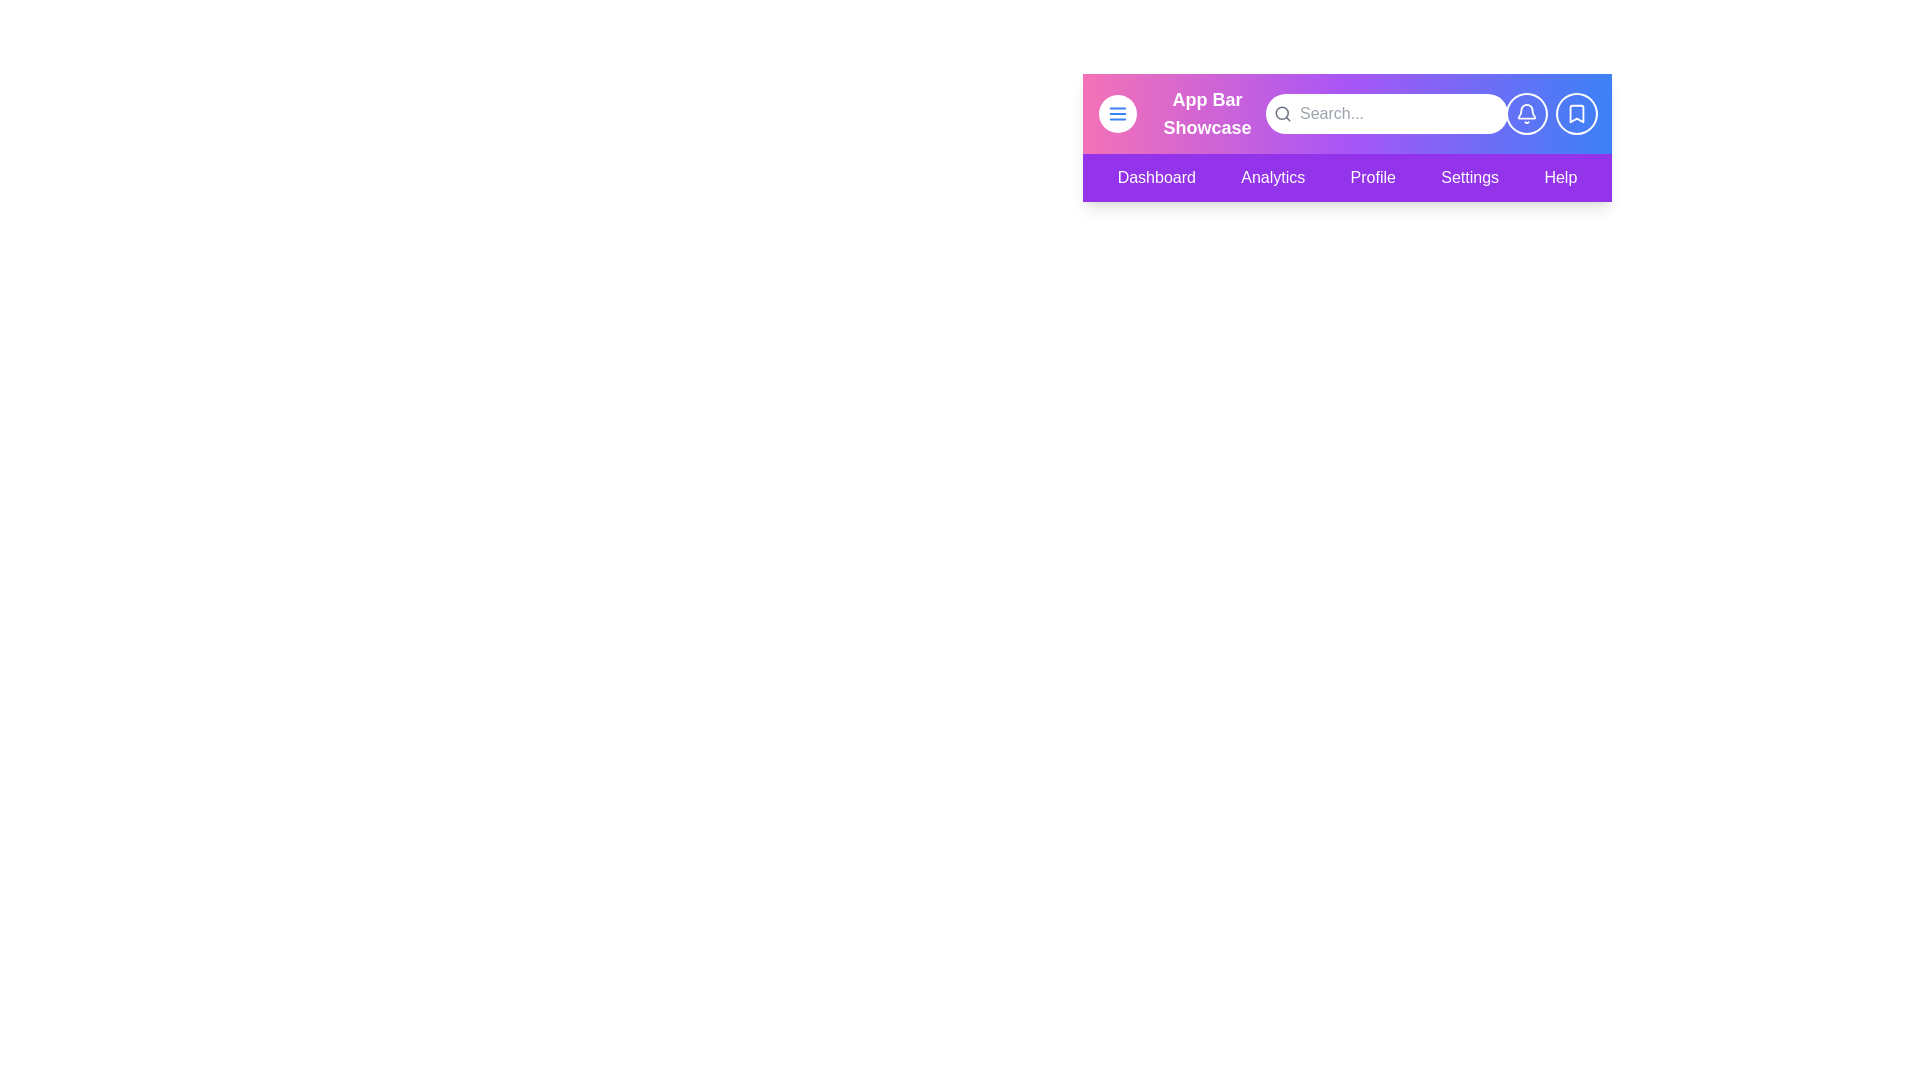  Describe the element at coordinates (1559, 176) in the screenshot. I see `the menu item Help from the navigation bar` at that location.